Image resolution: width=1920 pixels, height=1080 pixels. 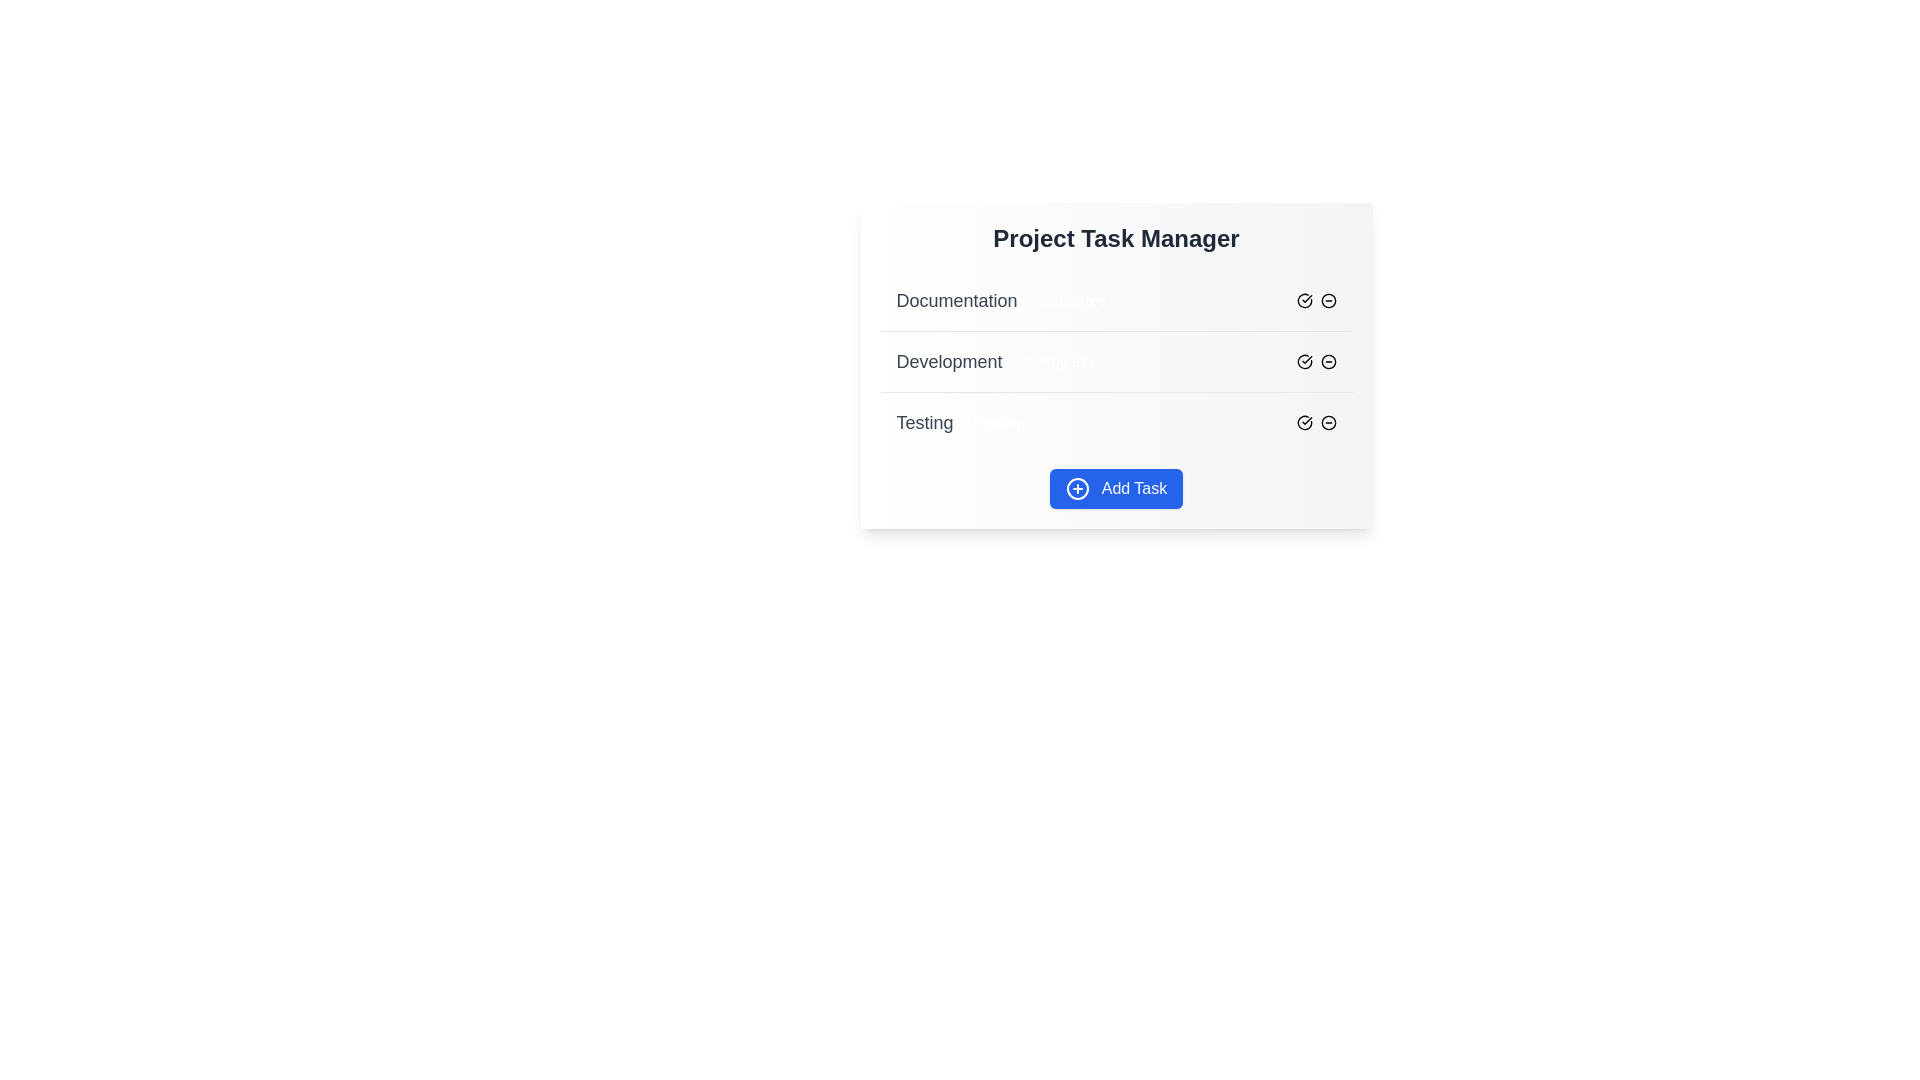 I want to click on the second row of the task list in the Project Task Manager, which displays task information including status and options, so click(x=1115, y=366).